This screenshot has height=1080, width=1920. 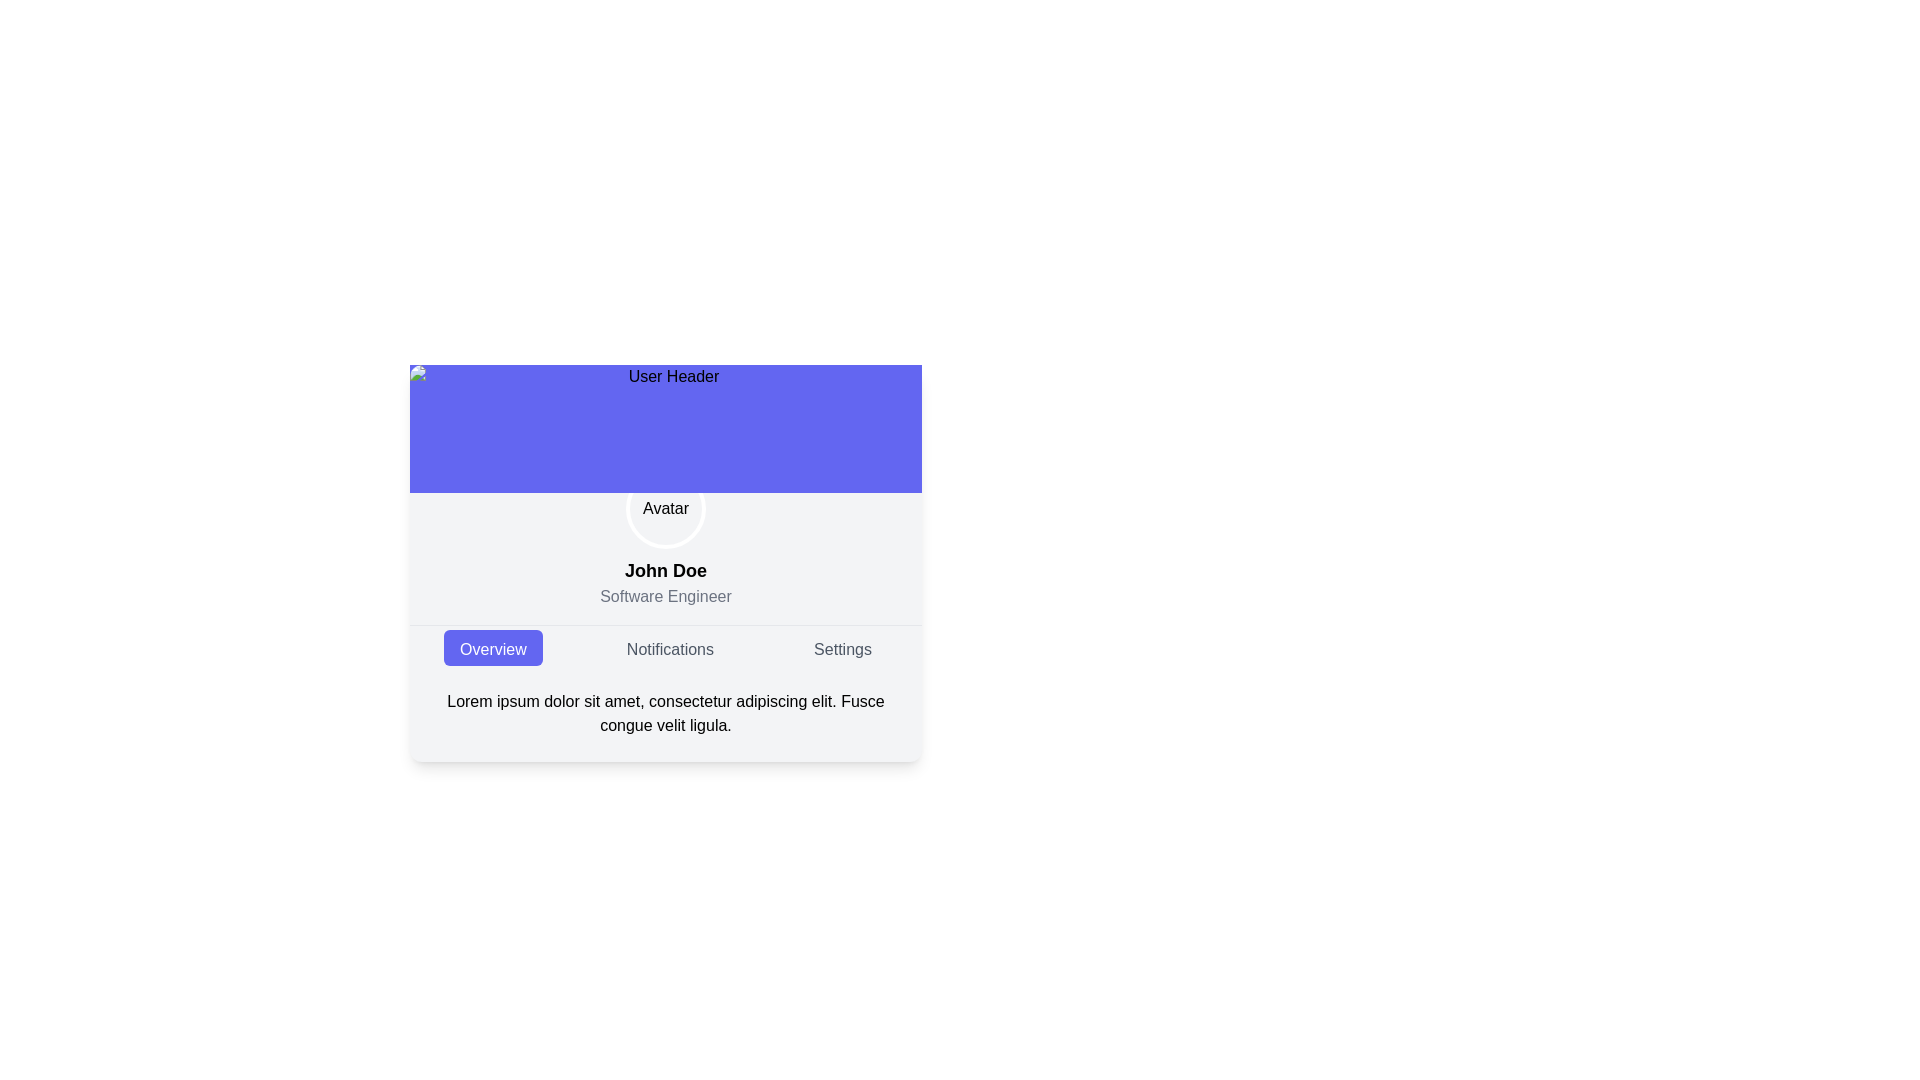 I want to click on the 'Overview' button, a rectangular tab with bold white text on a vibrant indigo background, located at the bottom-left of the card-like section, so click(x=493, y=648).